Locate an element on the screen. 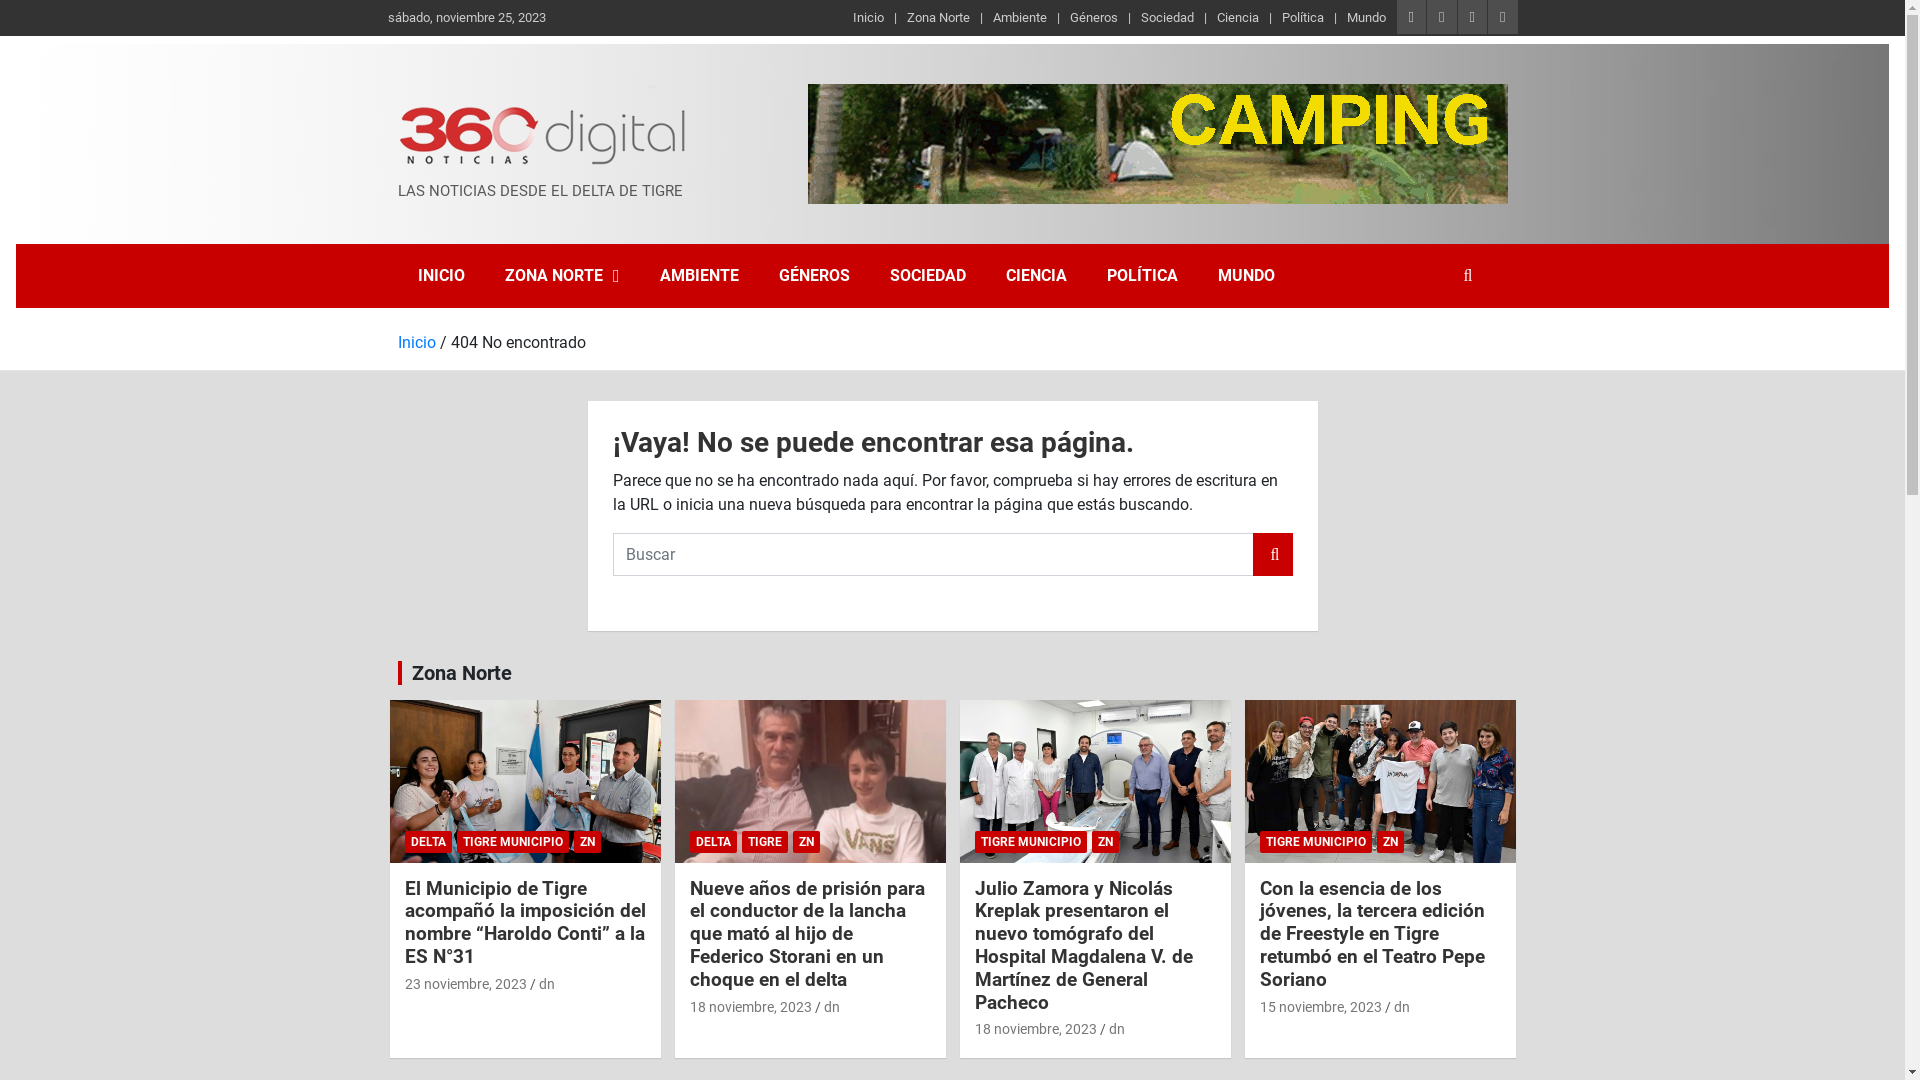 Image resolution: width=1920 pixels, height=1080 pixels. '23 noviembre, 2023' is located at coordinates (464, 982).